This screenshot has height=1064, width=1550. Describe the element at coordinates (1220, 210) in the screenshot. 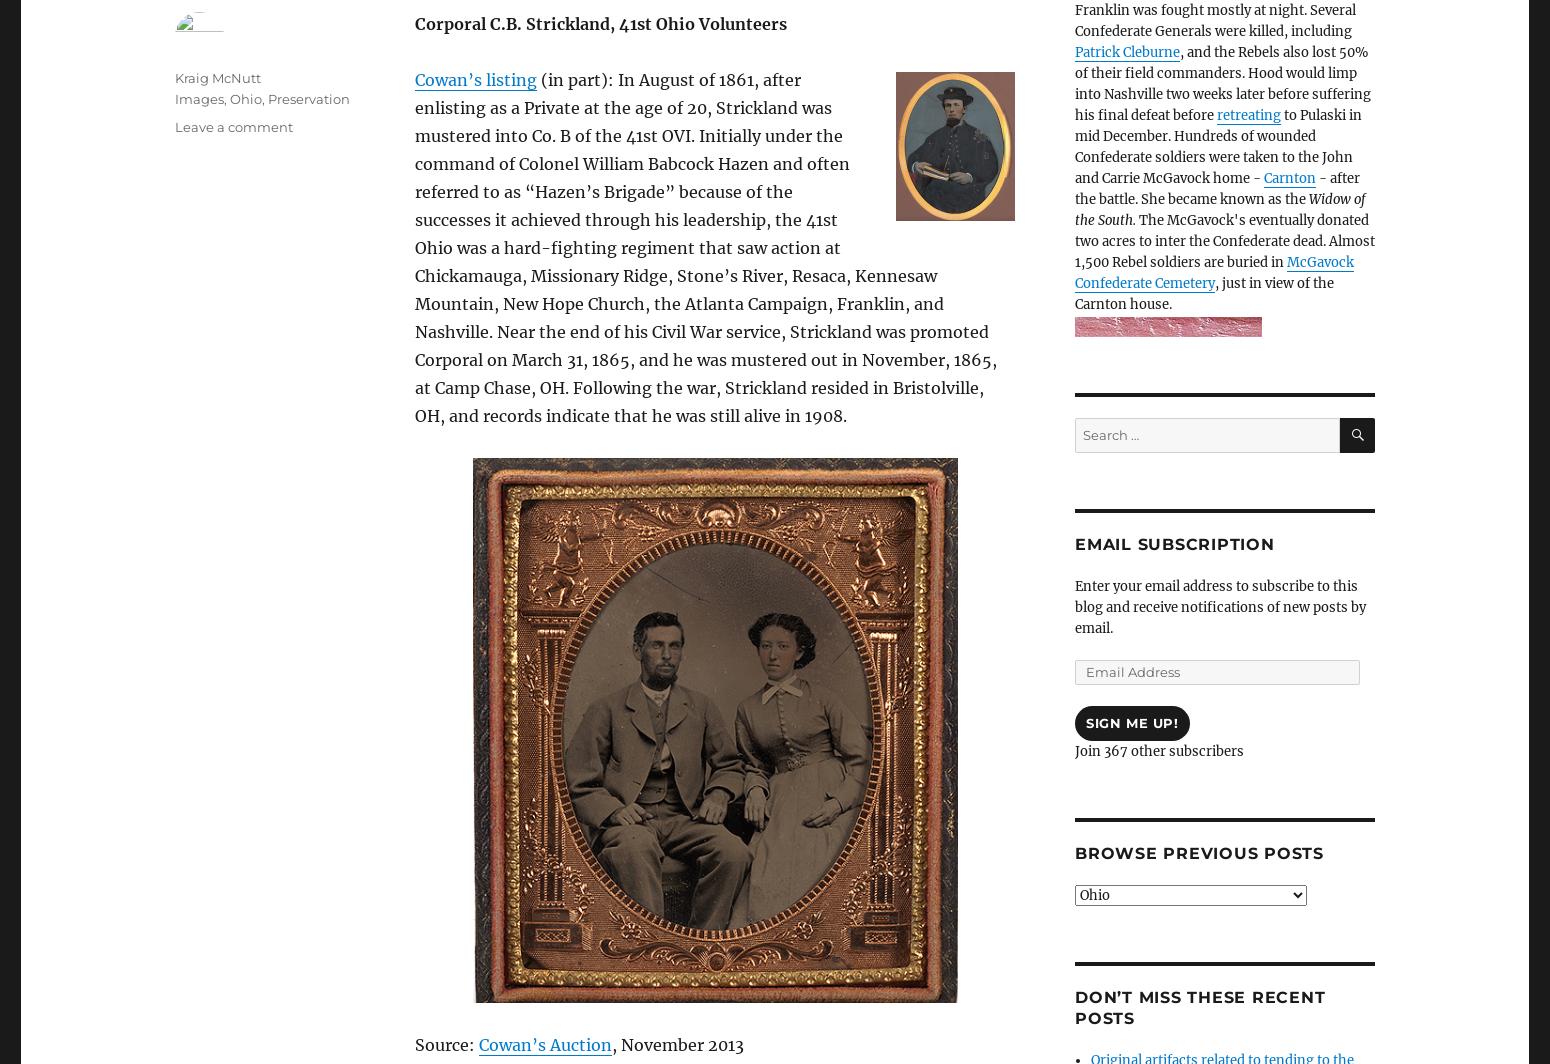

I see `'Widow of the South.'` at that location.